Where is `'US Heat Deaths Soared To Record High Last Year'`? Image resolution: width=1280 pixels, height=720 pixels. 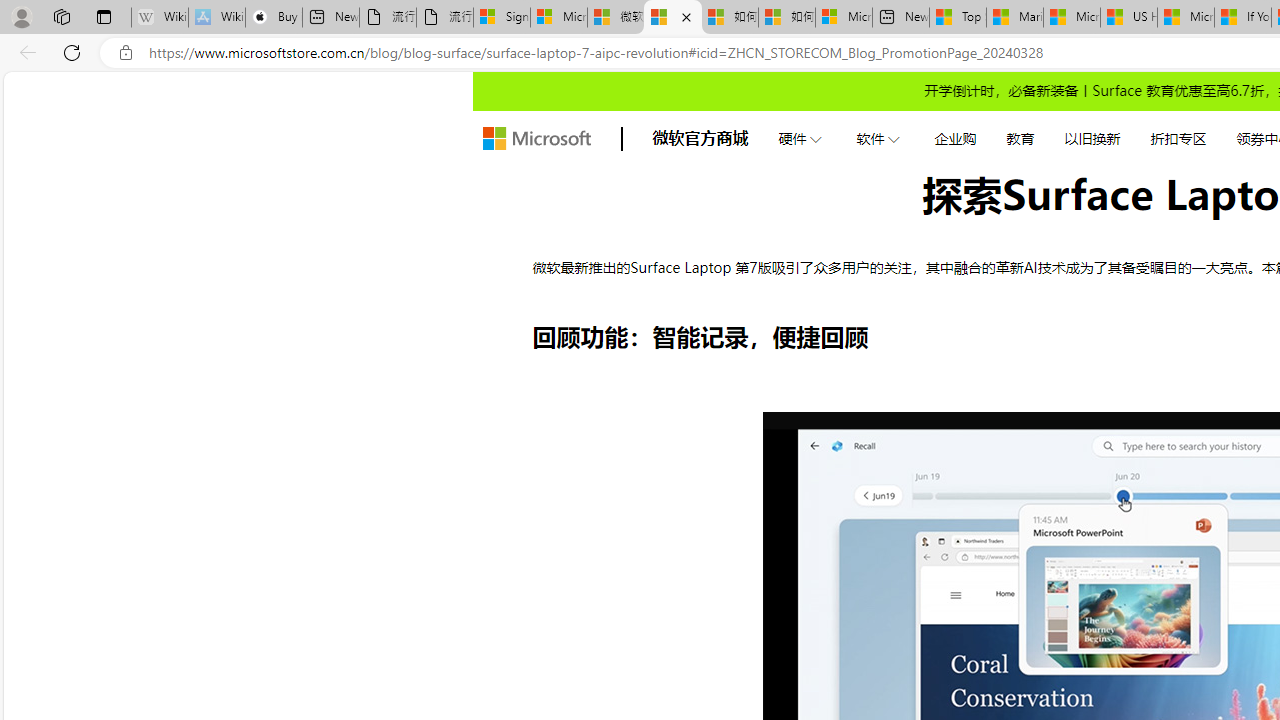 'US Heat Deaths Soared To Record High Last Year' is located at coordinates (1128, 17).